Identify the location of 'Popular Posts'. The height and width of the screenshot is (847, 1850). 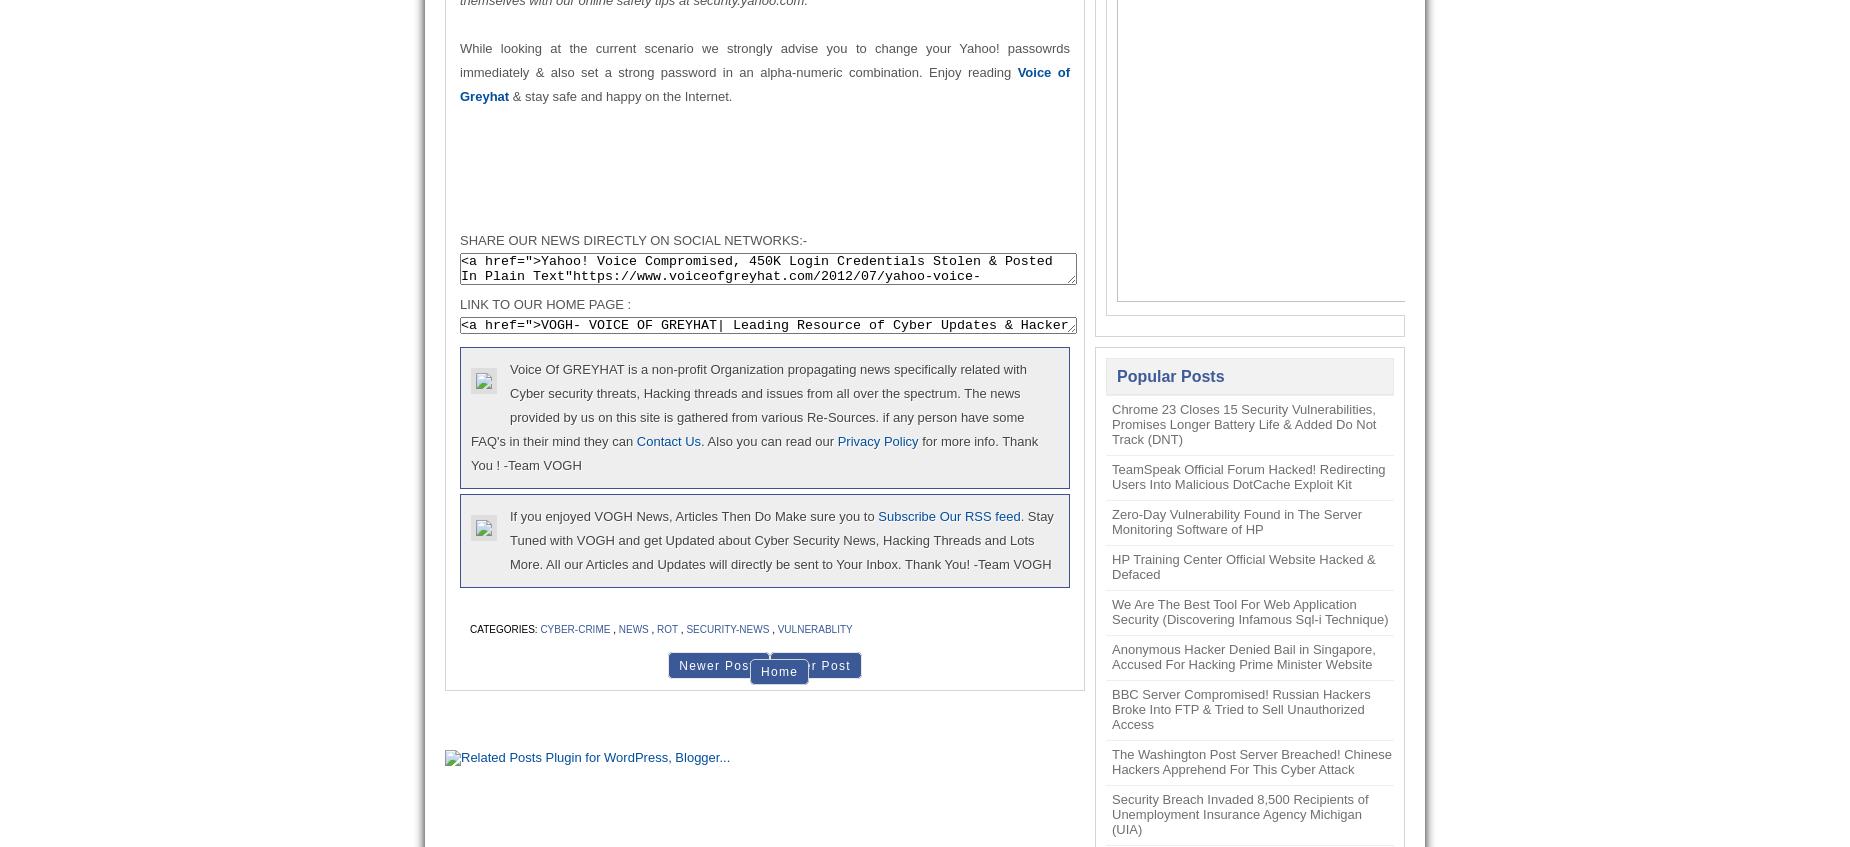
(1116, 375).